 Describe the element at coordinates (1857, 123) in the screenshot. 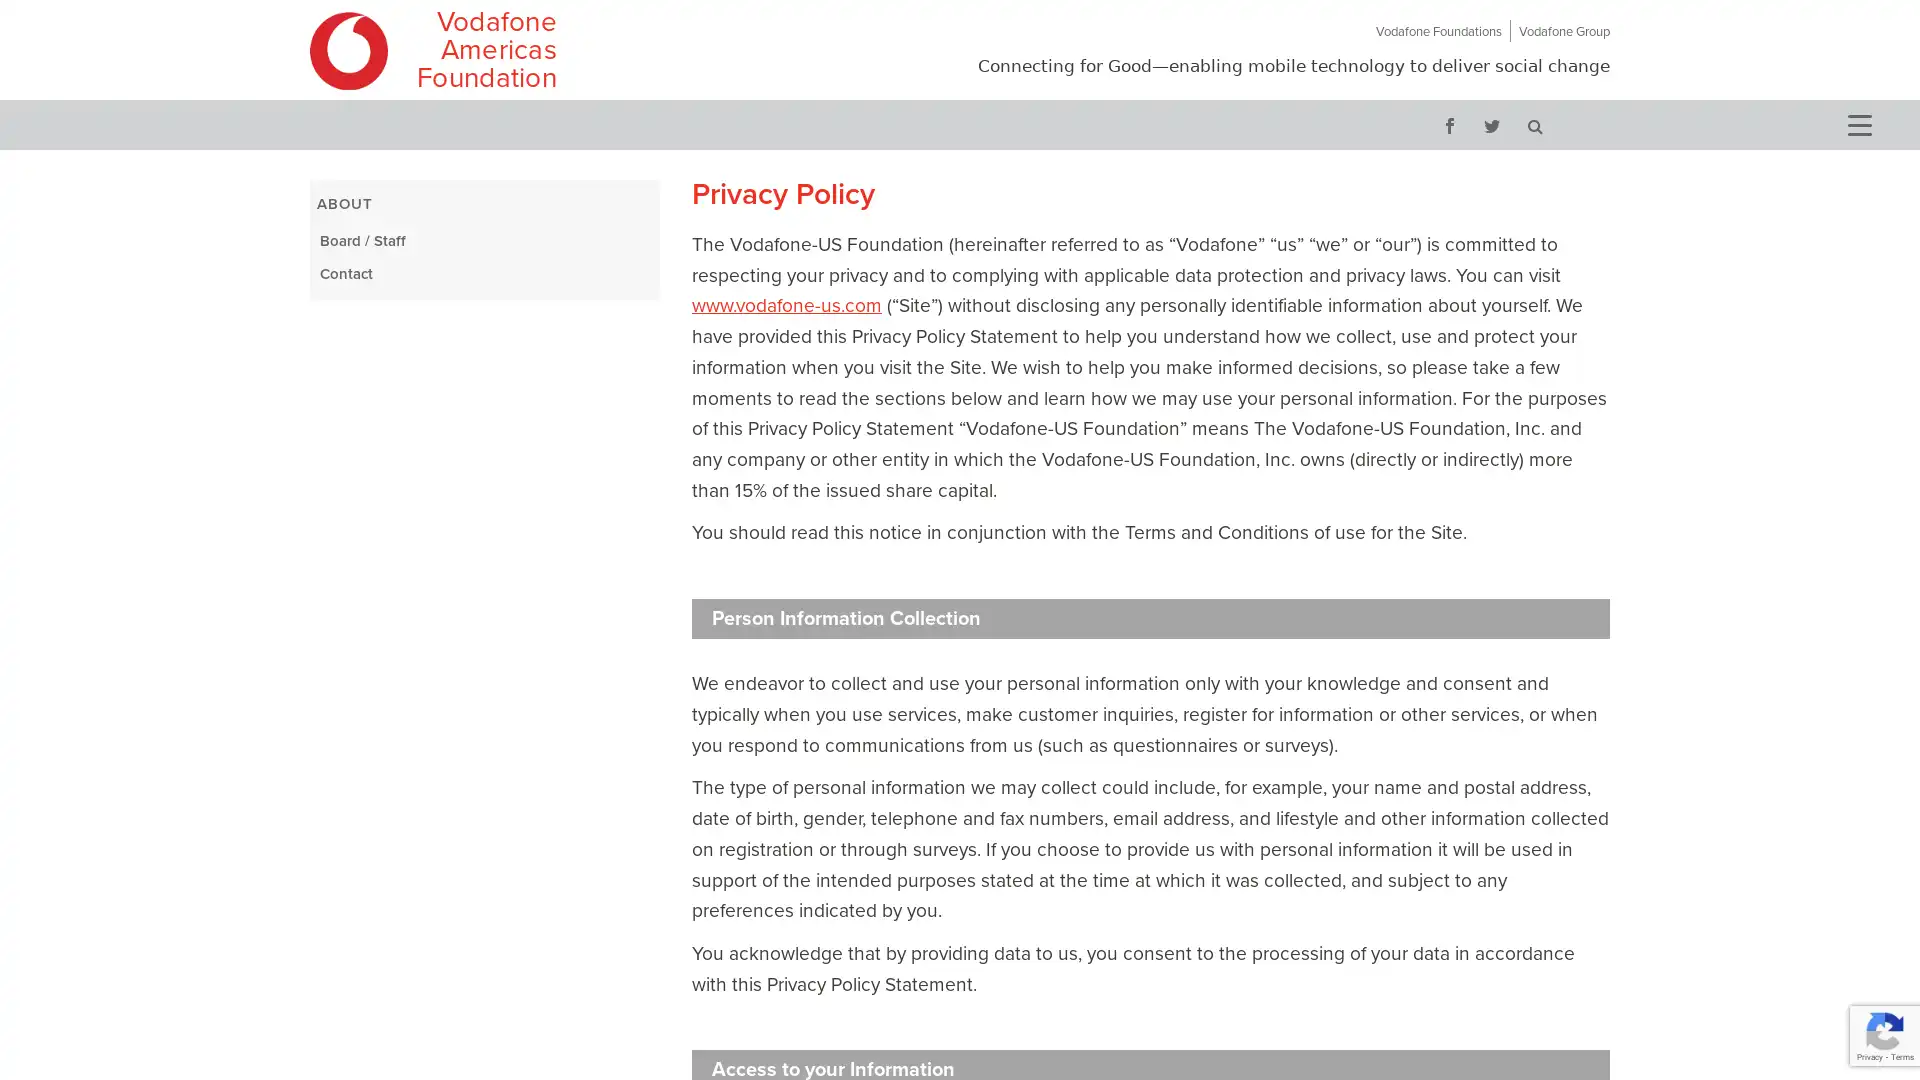

I see `Menu Trigger` at that location.